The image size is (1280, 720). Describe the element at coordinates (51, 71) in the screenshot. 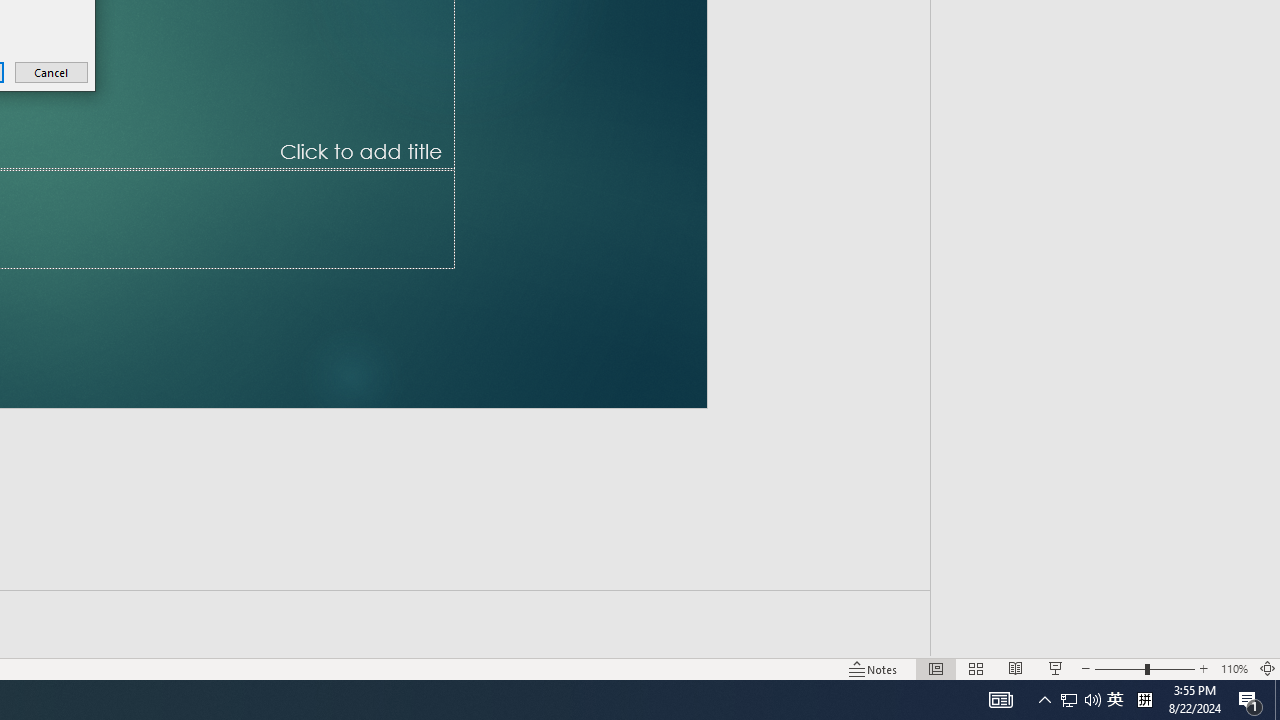

I see `'Cancel'` at that location.